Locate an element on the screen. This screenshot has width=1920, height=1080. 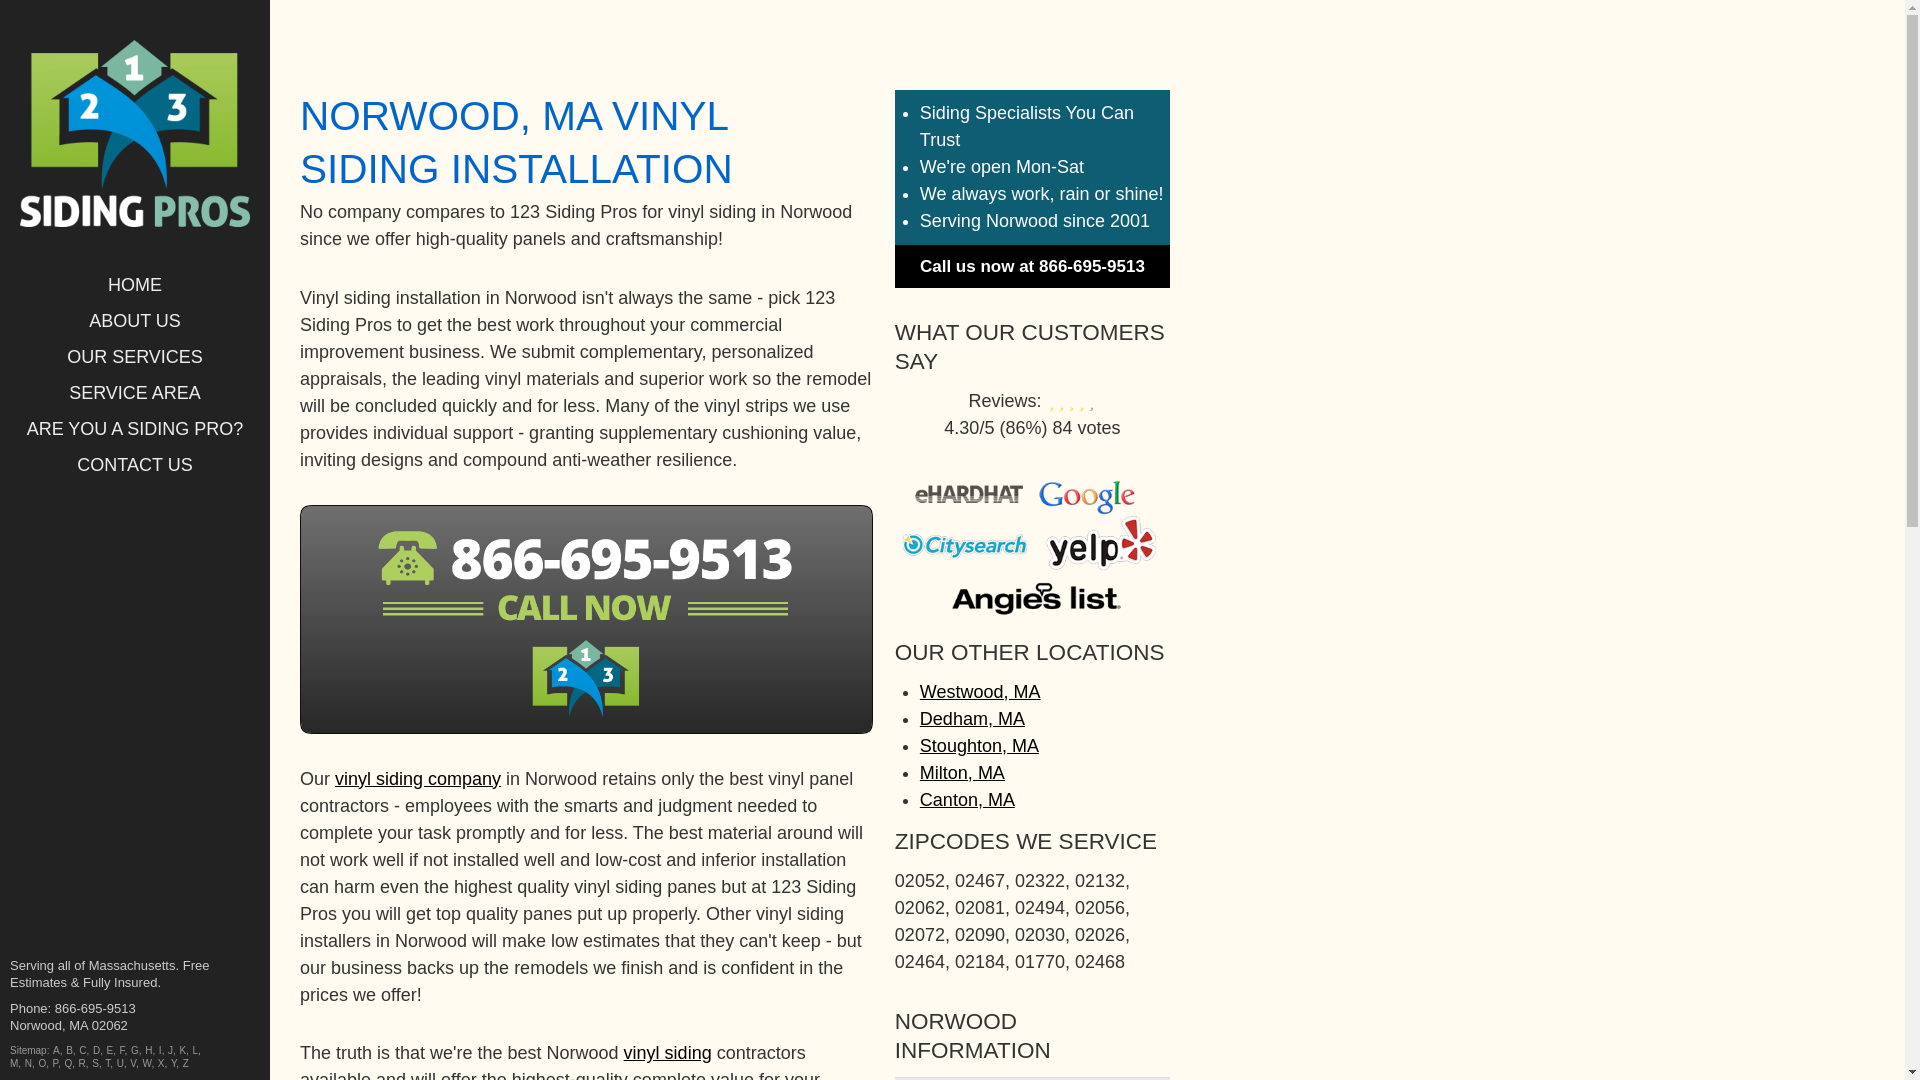
'K' is located at coordinates (178, 1049).